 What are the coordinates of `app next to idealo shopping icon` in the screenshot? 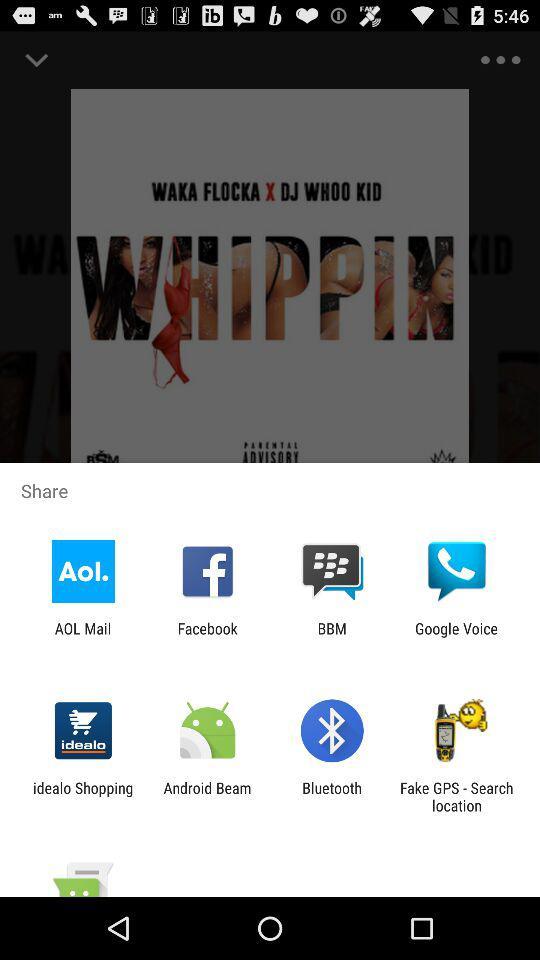 It's located at (206, 796).